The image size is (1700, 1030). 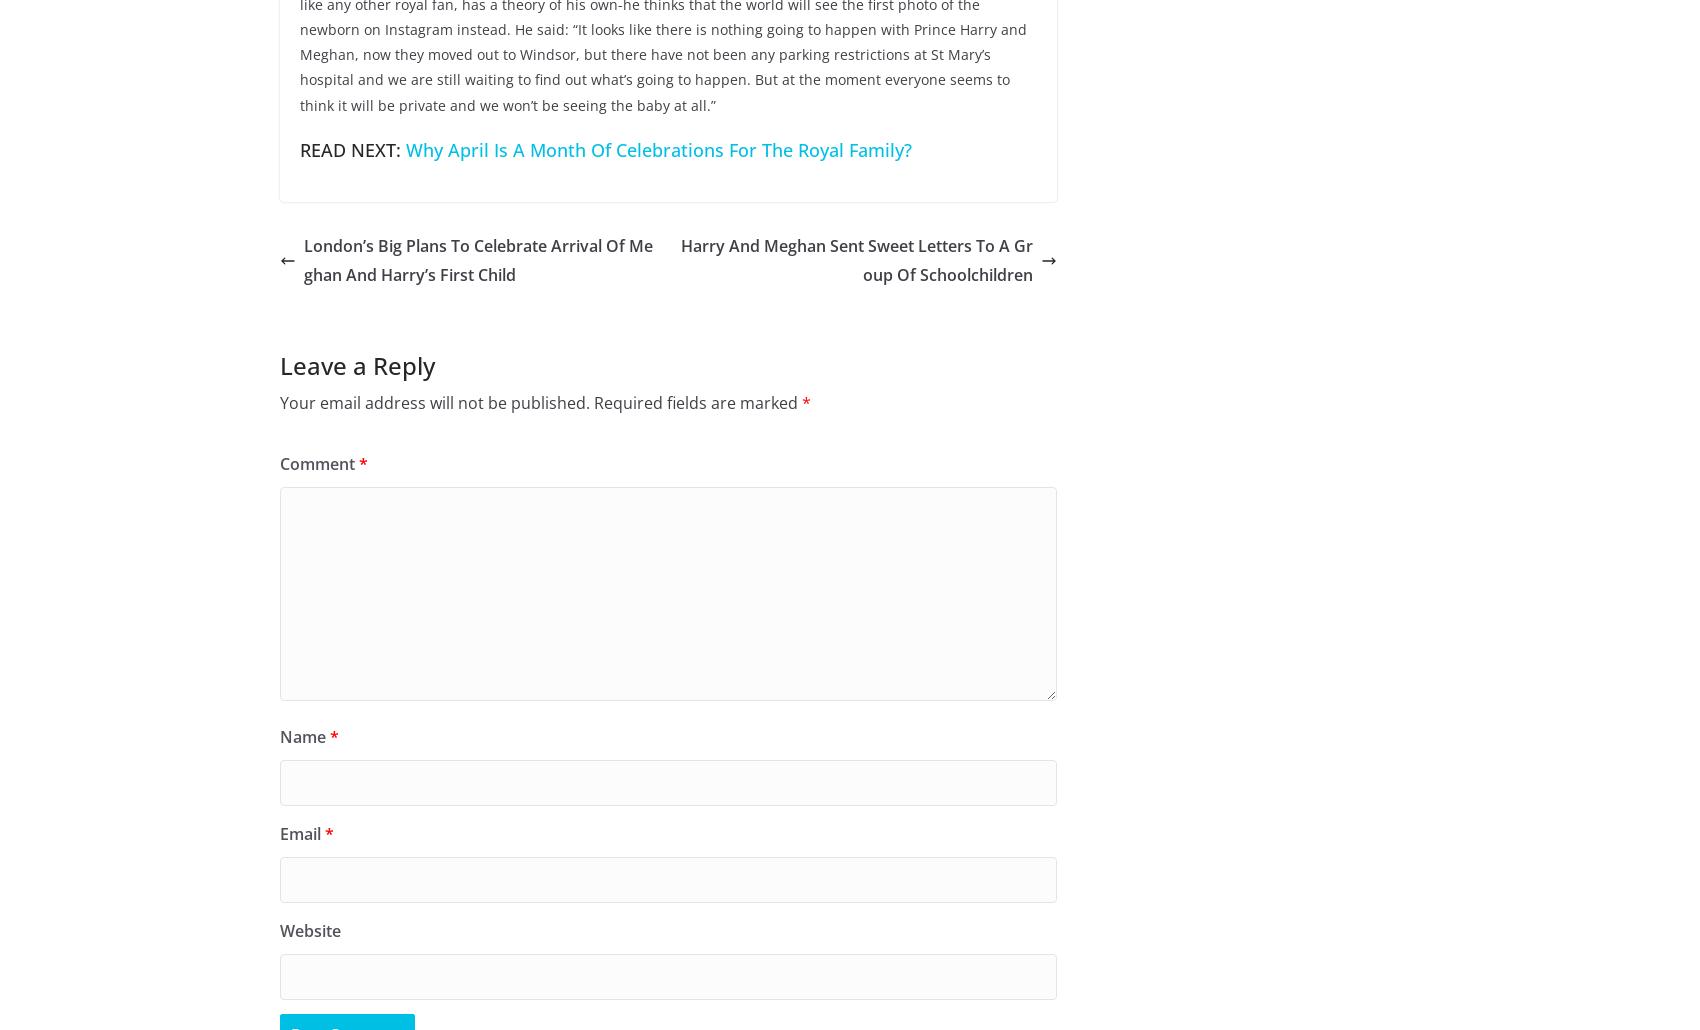 What do you see at coordinates (698, 403) in the screenshot?
I see `'Required fields are marked'` at bounding box center [698, 403].